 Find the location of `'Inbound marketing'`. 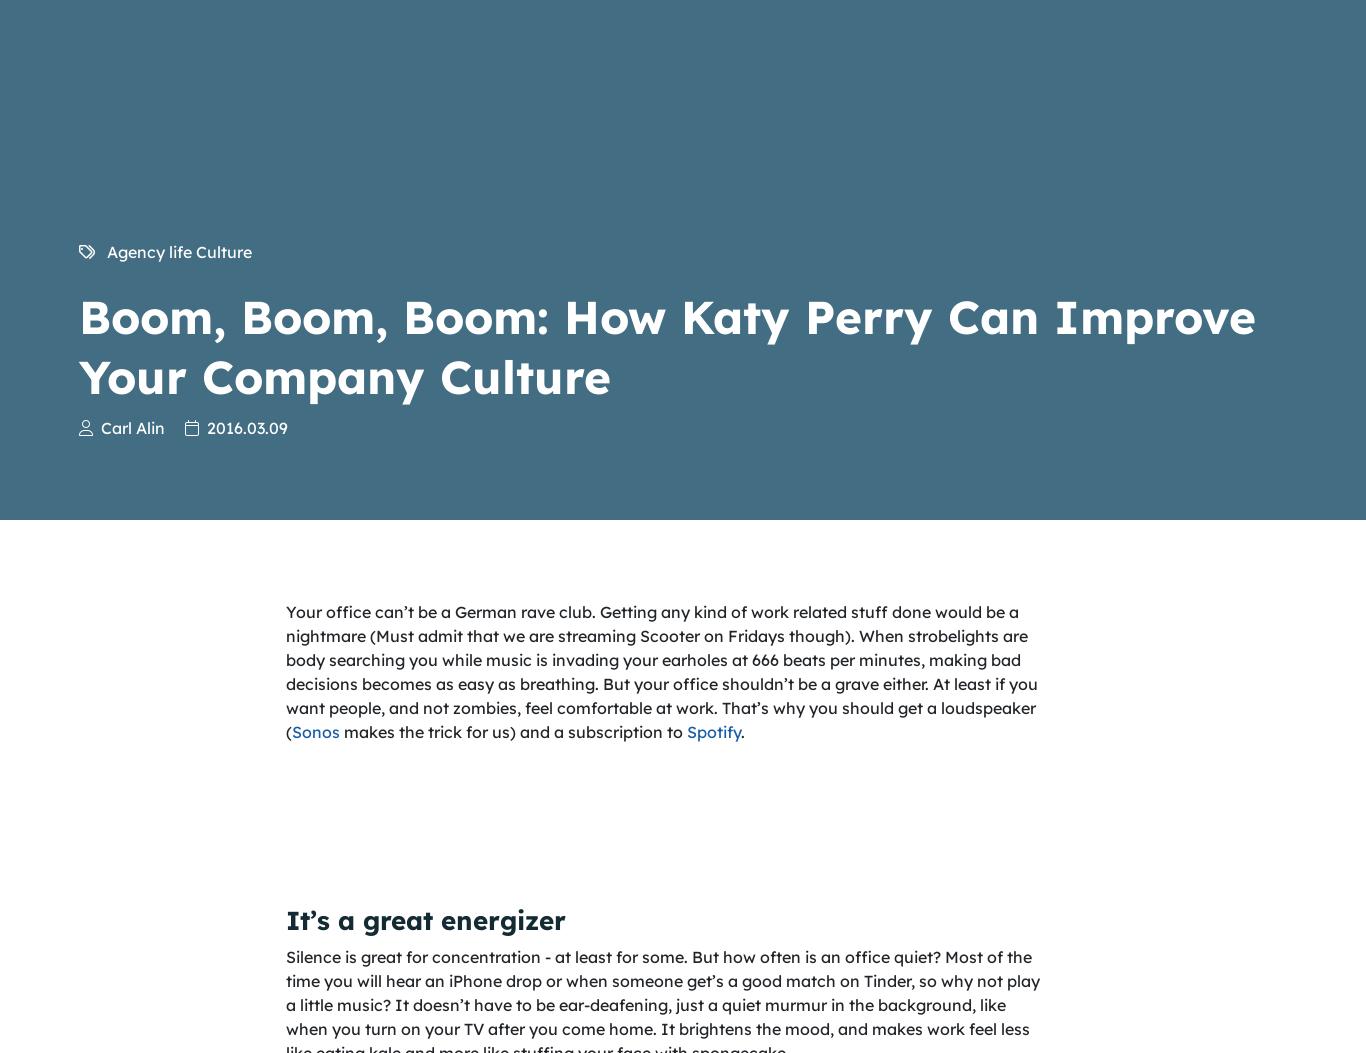

'Inbound marketing' is located at coordinates (1136, 951).